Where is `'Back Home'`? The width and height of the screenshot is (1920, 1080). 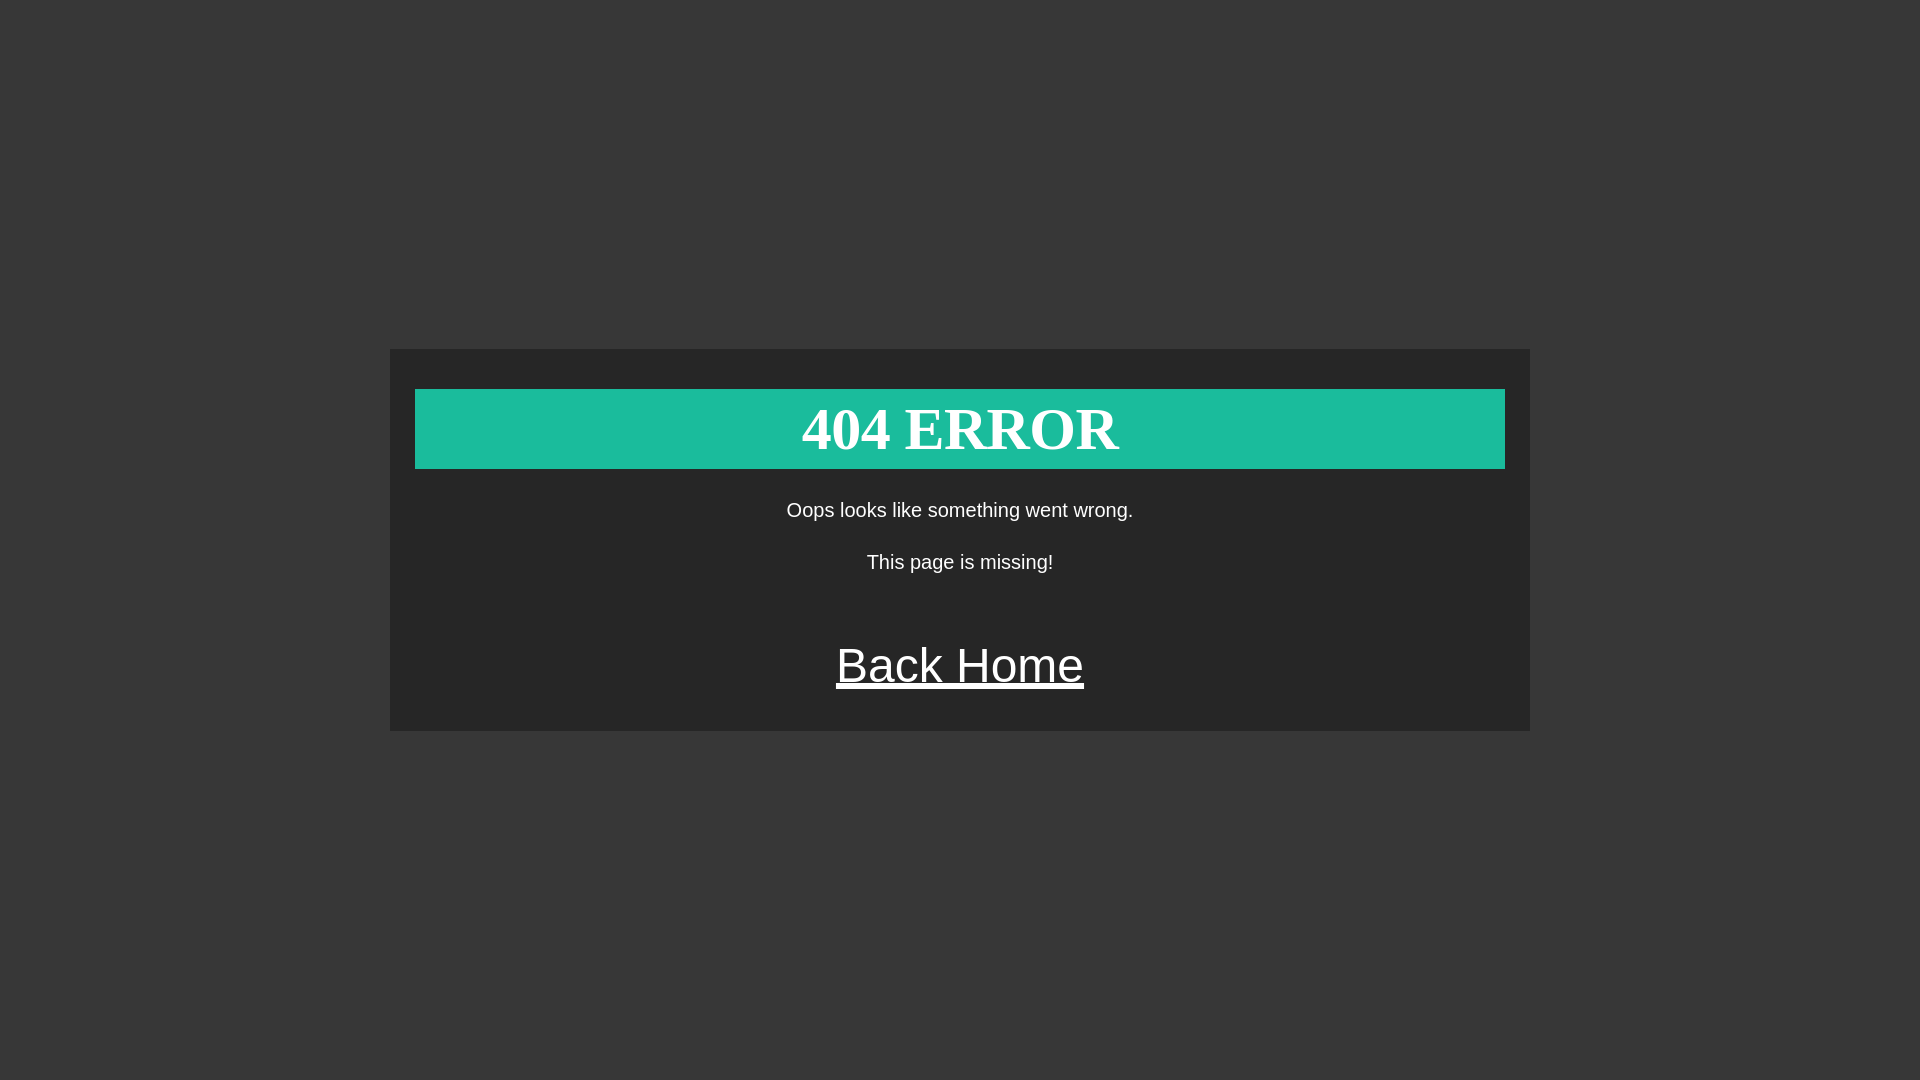 'Back Home' is located at coordinates (960, 665).